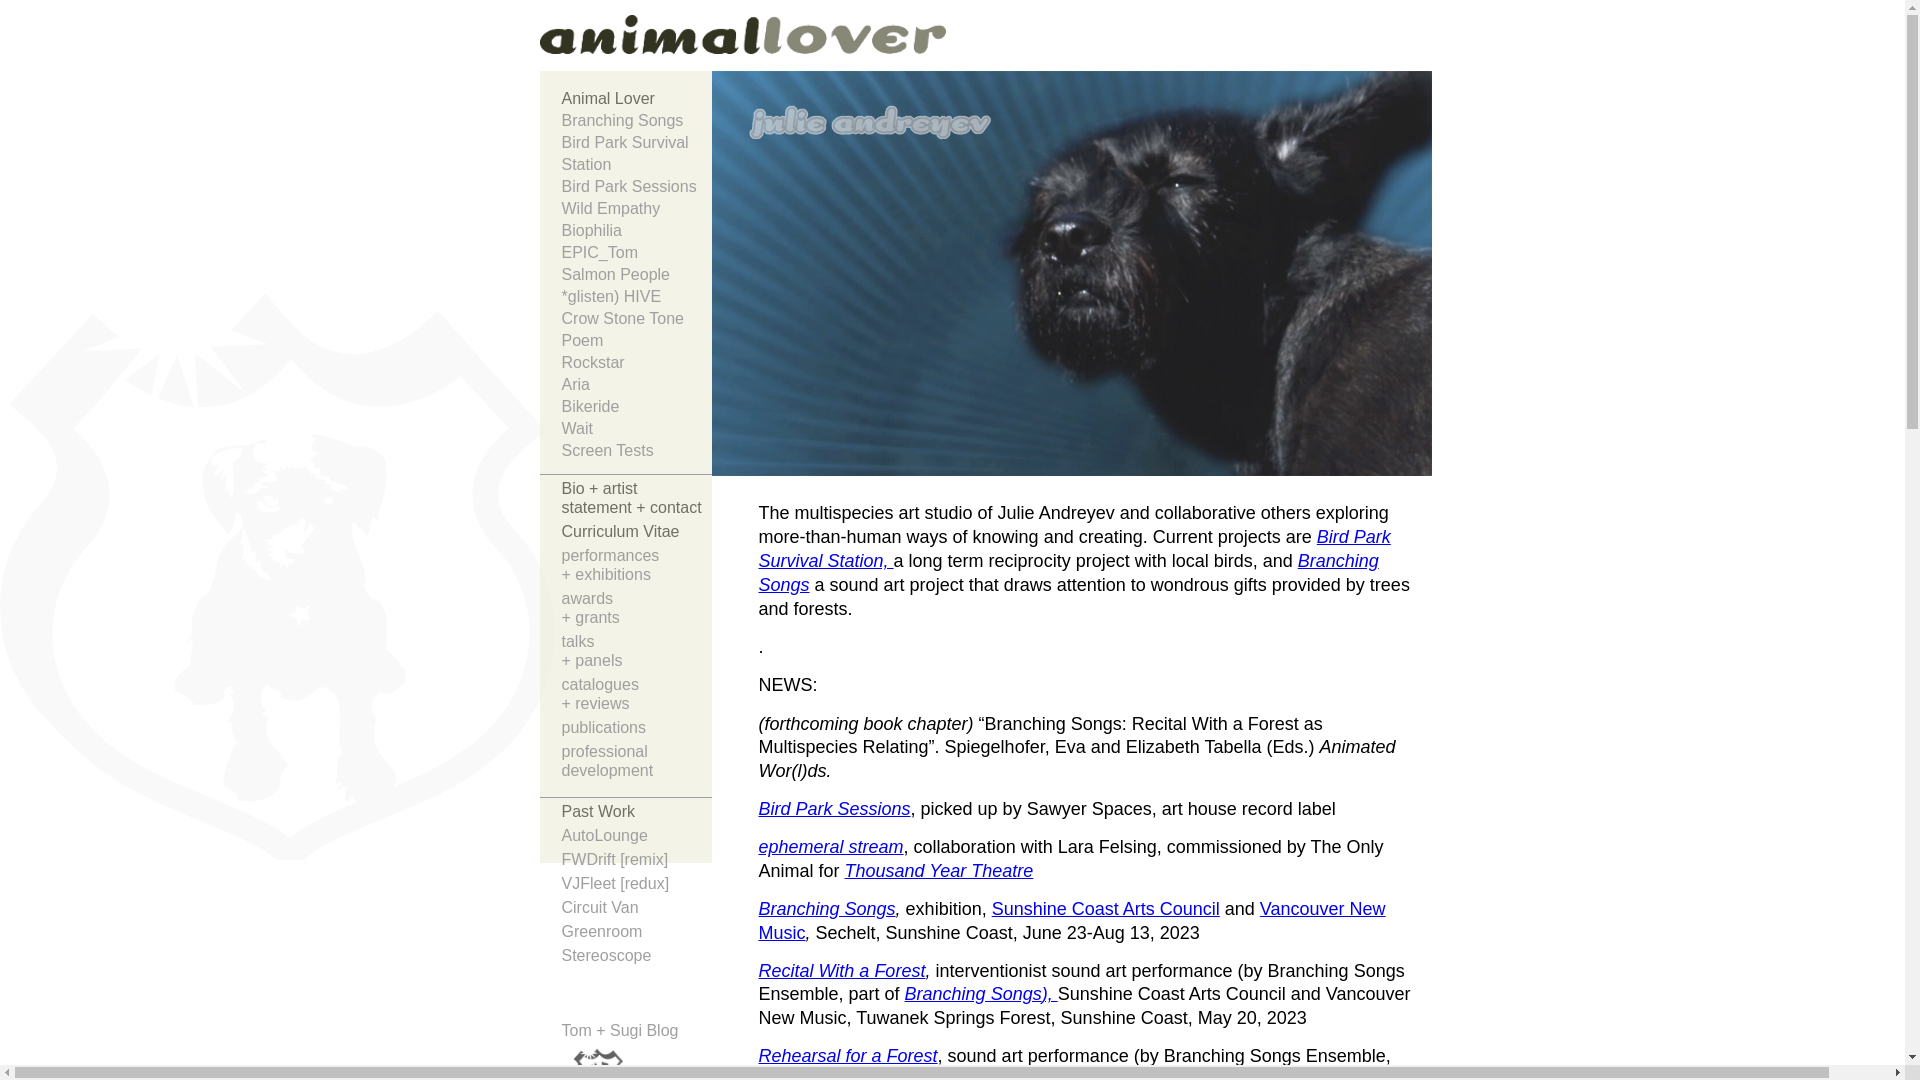 The image size is (1920, 1080). What do you see at coordinates (636, 653) in the screenshot?
I see `'talks` at bounding box center [636, 653].